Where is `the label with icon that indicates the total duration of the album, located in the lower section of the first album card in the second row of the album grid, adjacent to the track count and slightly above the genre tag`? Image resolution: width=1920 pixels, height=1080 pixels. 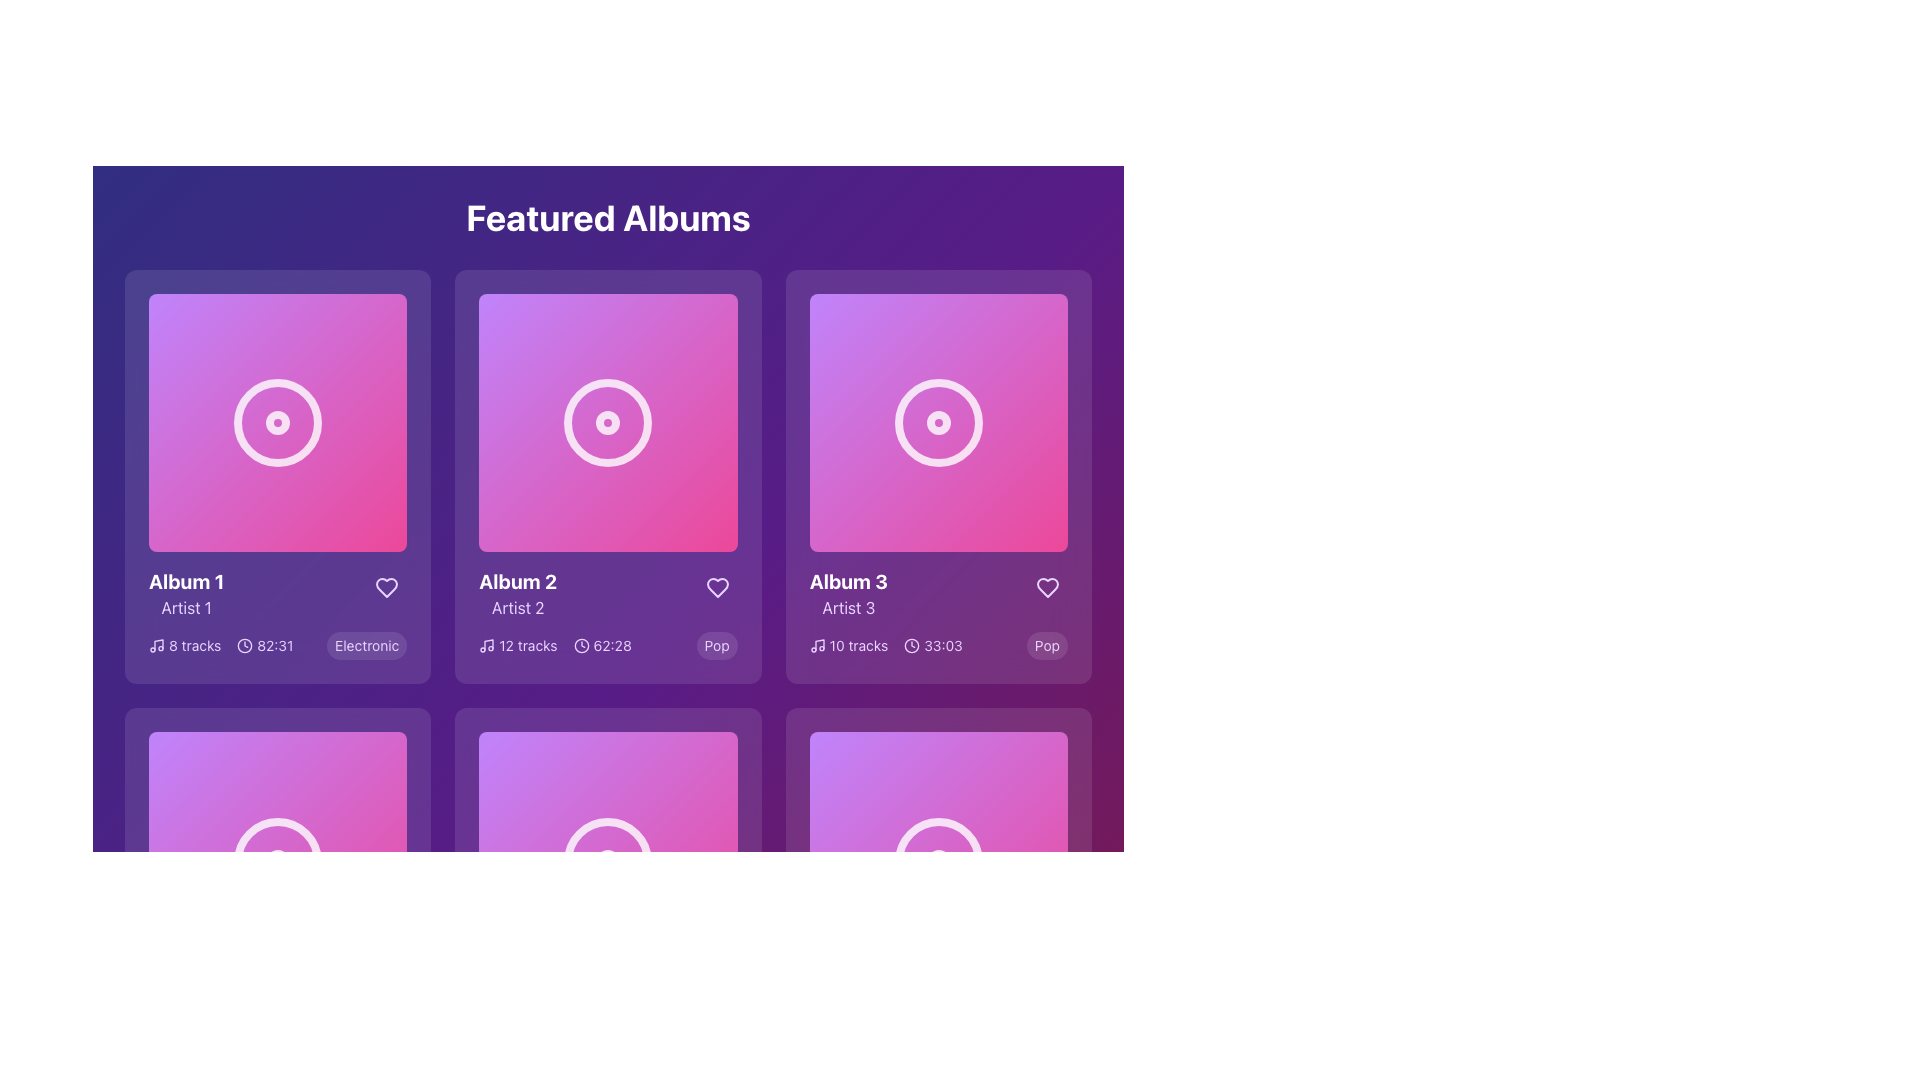 the label with icon that indicates the total duration of the album, located in the lower section of the first album card in the second row of the album grid, adjacent to the track count and slightly above the genre tag is located at coordinates (264, 646).